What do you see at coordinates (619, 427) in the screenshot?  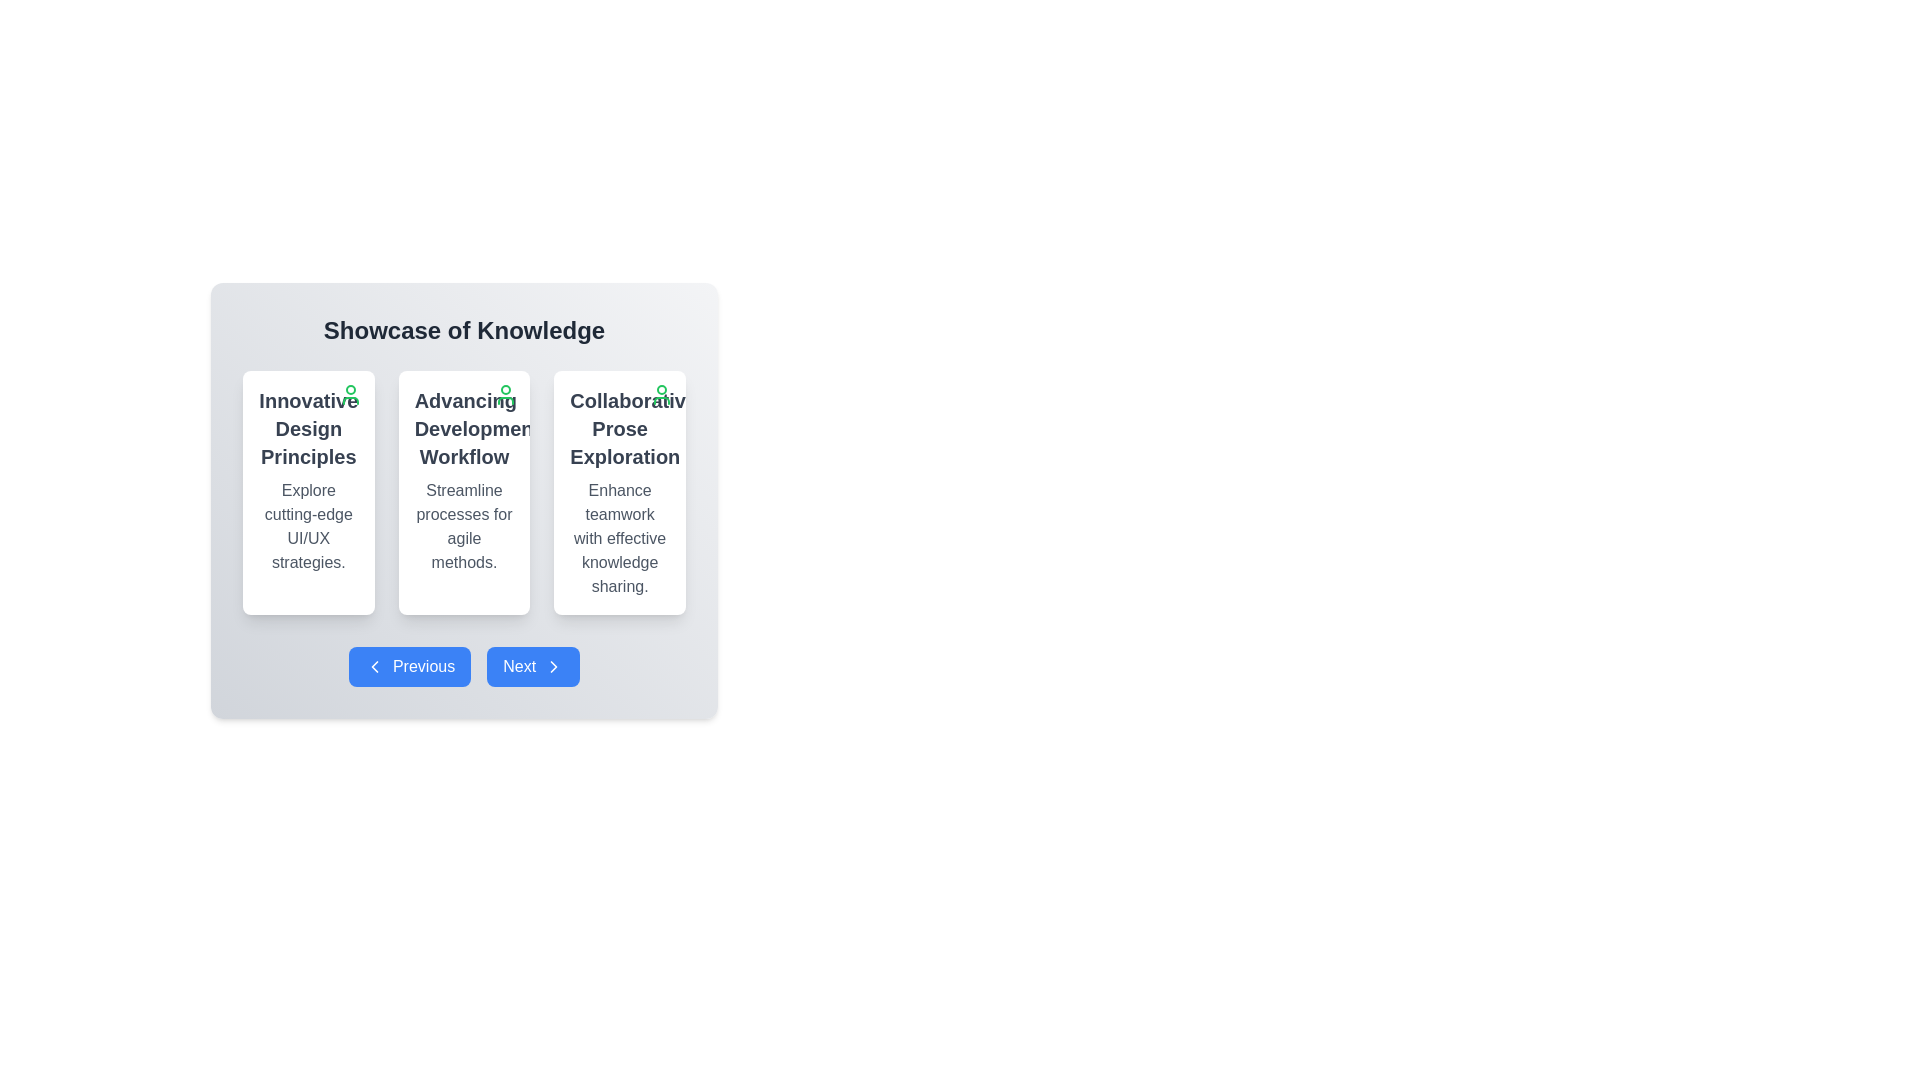 I see `the title text label of the third card, which is centrally positioned at the top of the card and serves as the headline for the card's content` at bounding box center [619, 427].